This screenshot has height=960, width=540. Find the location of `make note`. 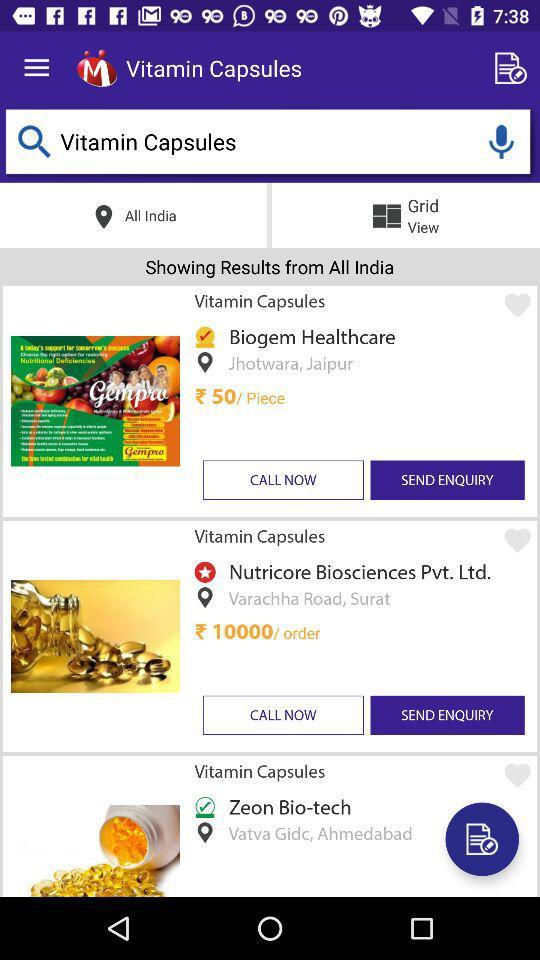

make note is located at coordinates (481, 839).